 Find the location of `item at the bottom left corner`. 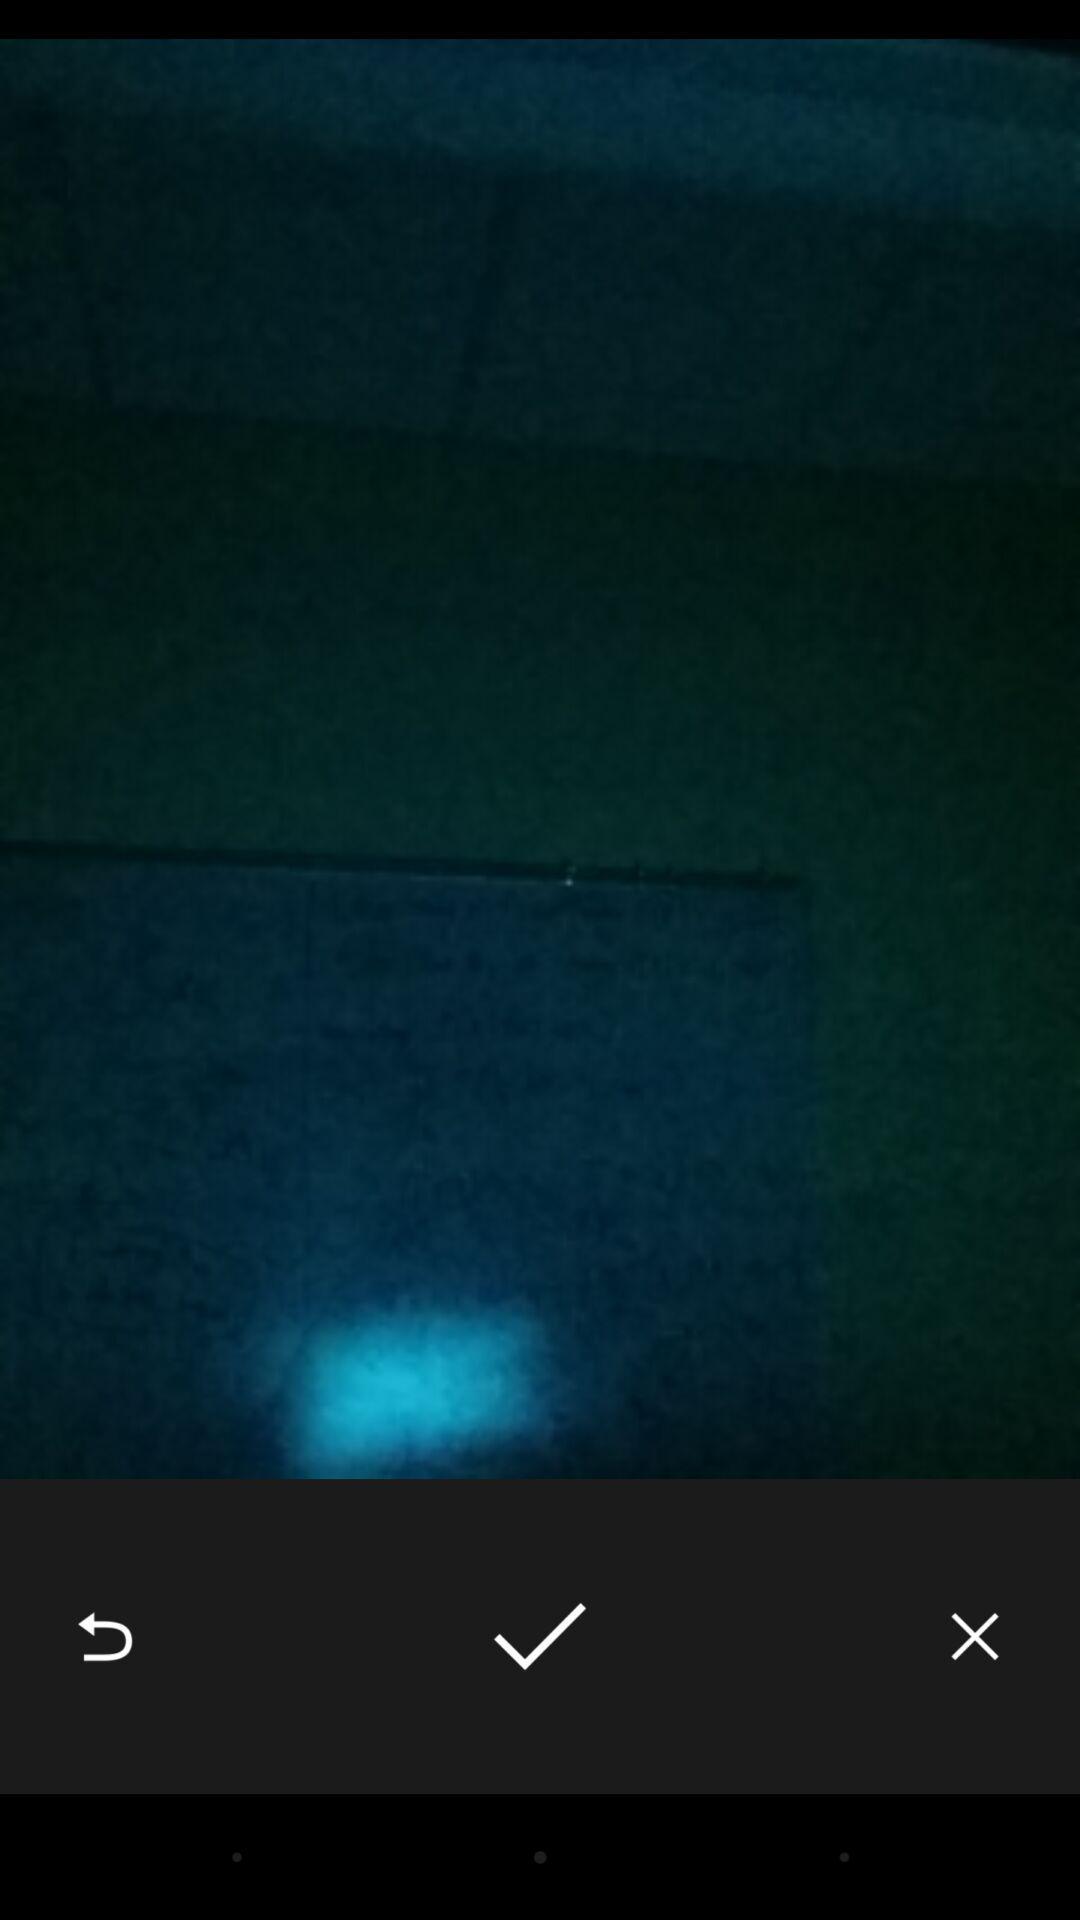

item at the bottom left corner is located at coordinates (104, 1636).